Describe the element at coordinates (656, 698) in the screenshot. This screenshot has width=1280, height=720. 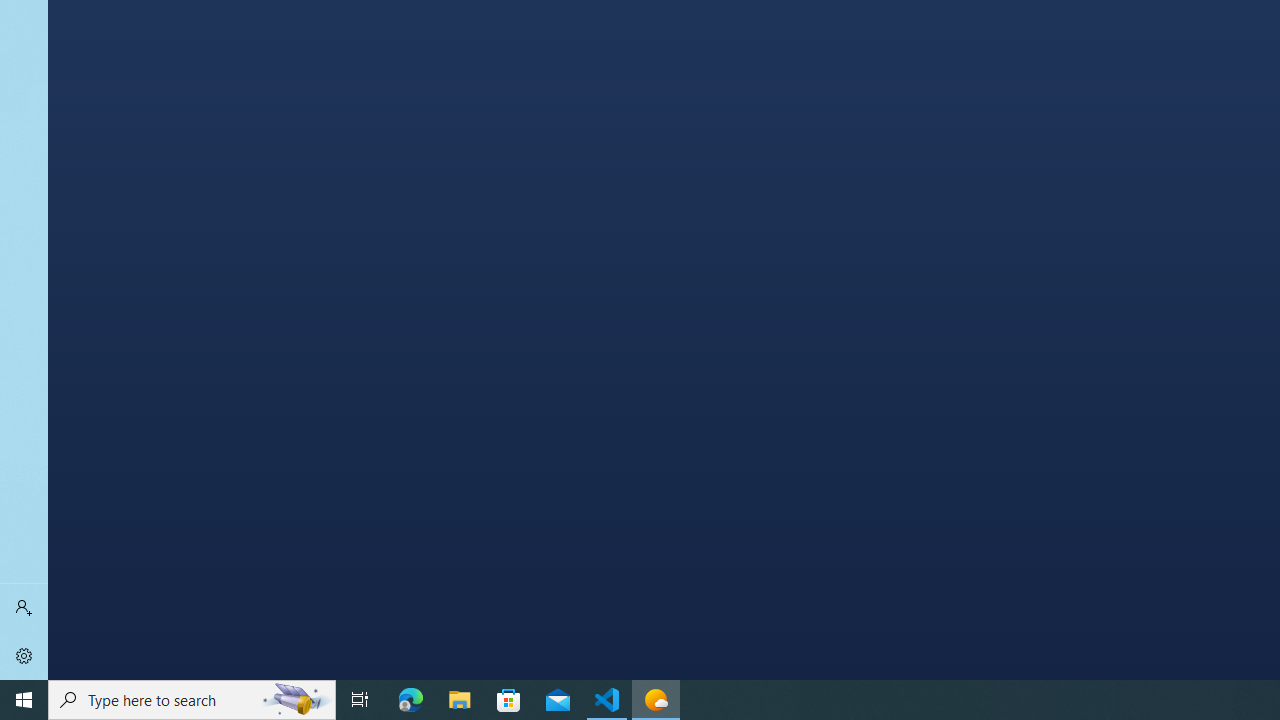
I see `'Weather - 1 running window'` at that location.